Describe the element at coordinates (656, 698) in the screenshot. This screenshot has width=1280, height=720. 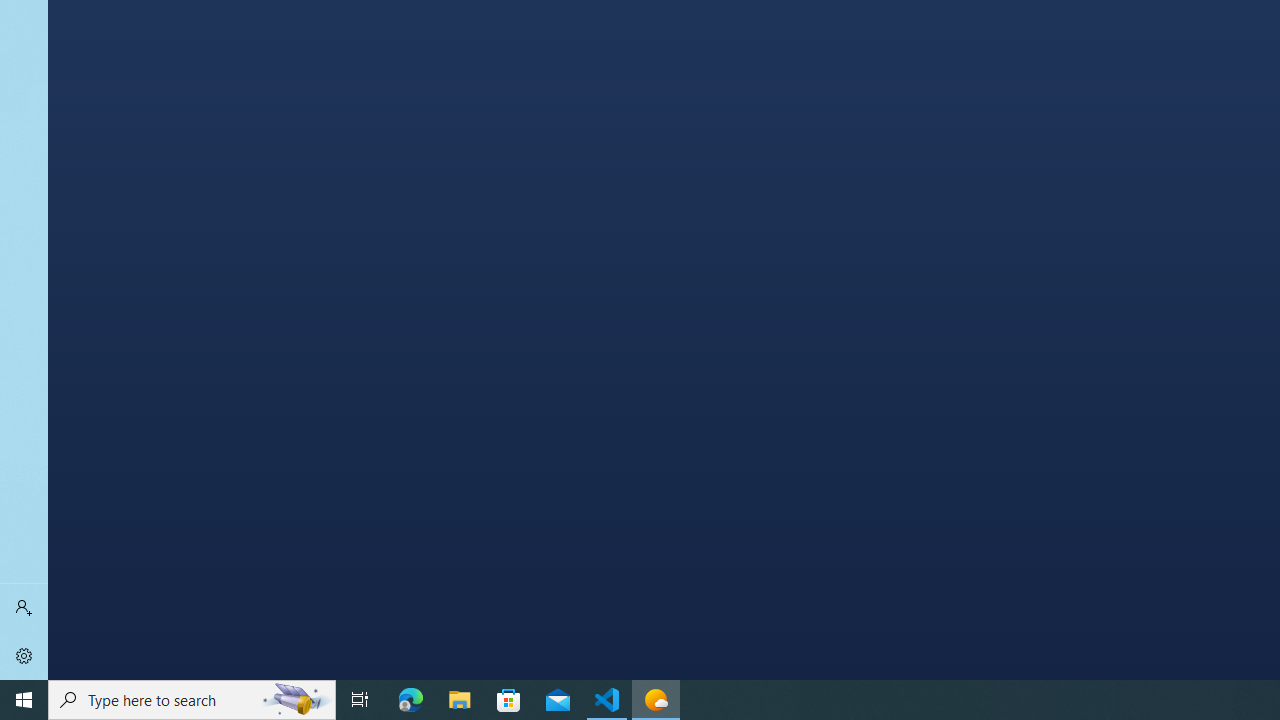
I see `'Weather - 1 running window'` at that location.